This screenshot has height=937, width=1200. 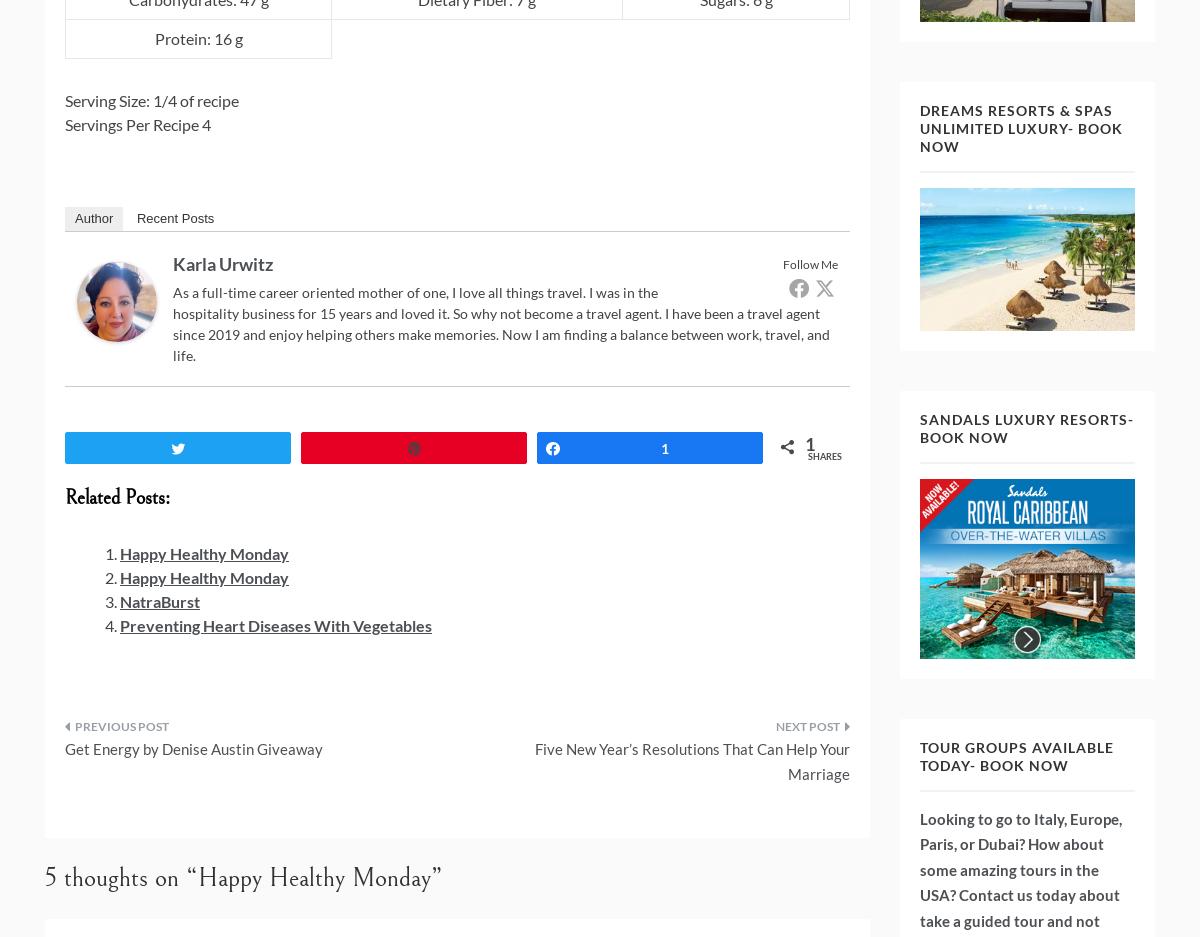 What do you see at coordinates (172, 321) in the screenshot?
I see `'As a full-time career oriented mother of one, I love all things travel. I was in the hospitality business for 15 years and loved it. So why not become a travel agent. I have been a travel agent since 2019 and enjoy helping others make memories. Now I am finding a balance between work, travel, and life.'` at bounding box center [172, 321].